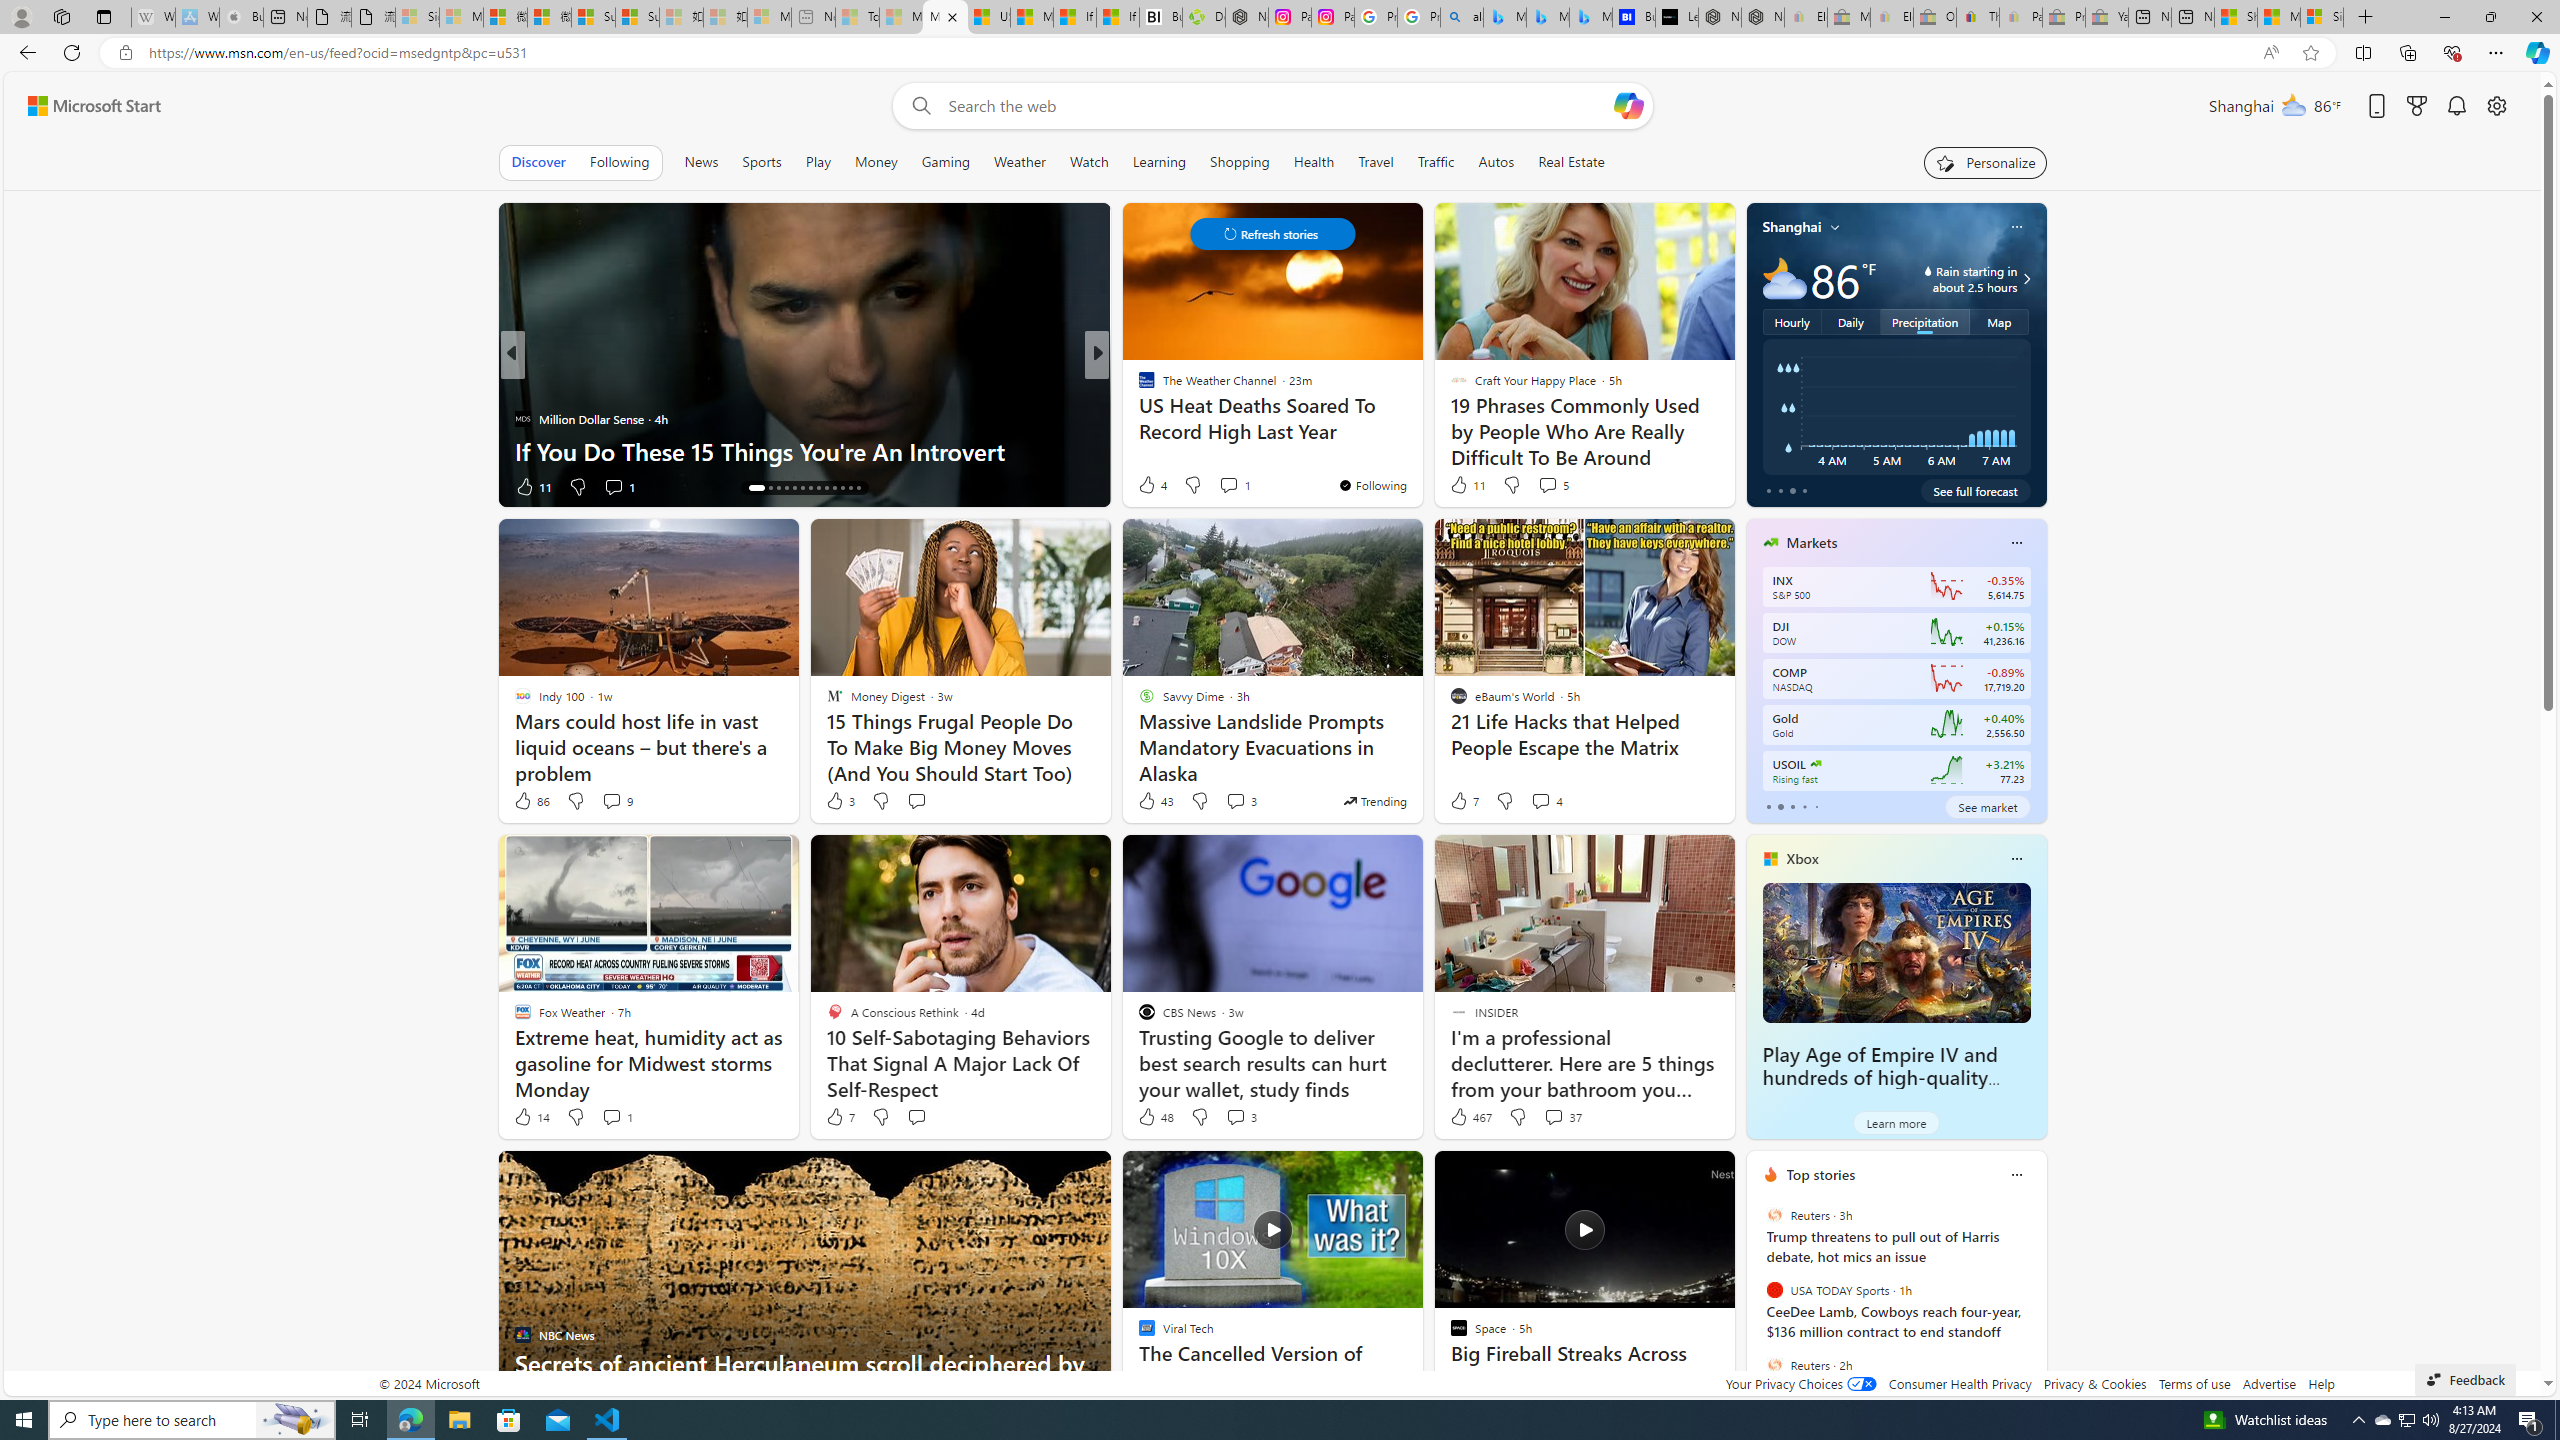 The width and height of the screenshot is (2560, 1440). I want to click on 'tab-3', so click(1802, 807).